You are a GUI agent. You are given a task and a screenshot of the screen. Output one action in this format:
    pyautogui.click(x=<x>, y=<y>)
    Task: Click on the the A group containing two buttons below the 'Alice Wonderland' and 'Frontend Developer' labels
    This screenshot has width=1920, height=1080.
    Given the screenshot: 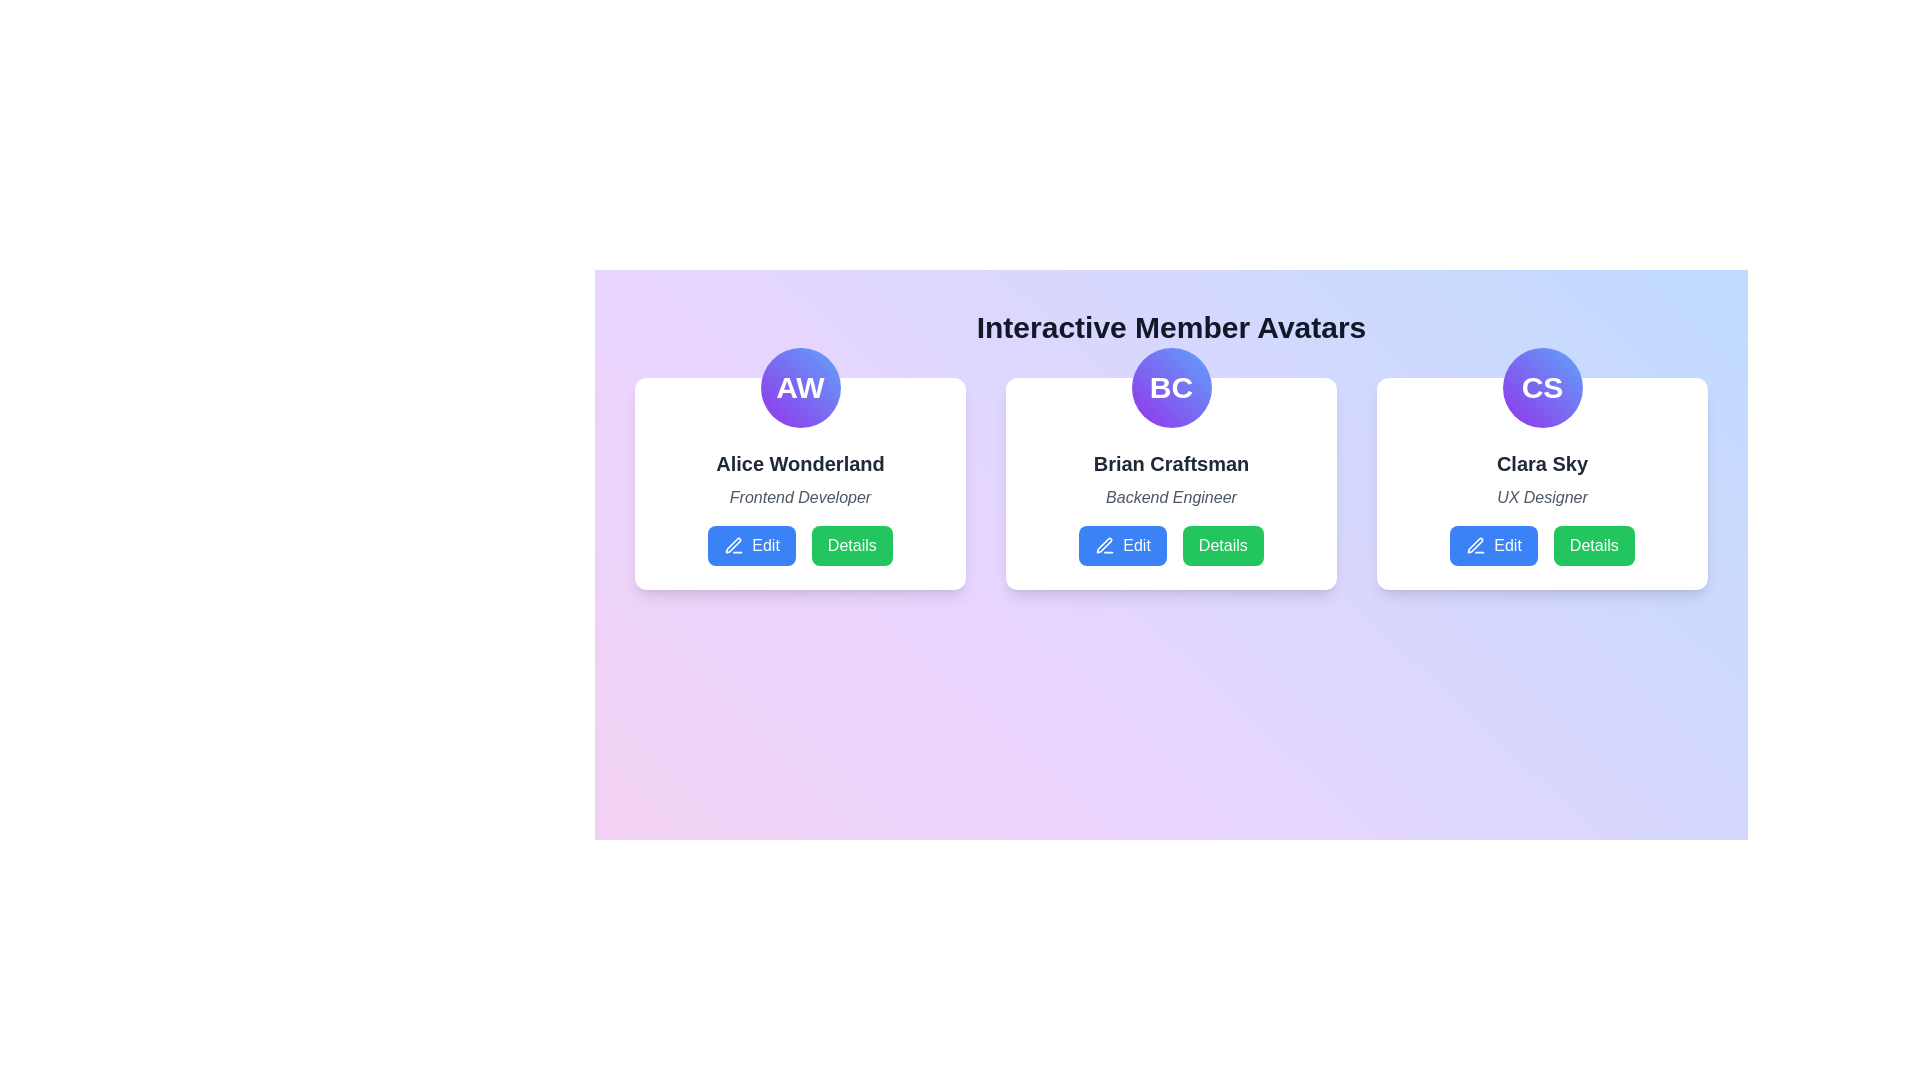 What is the action you would take?
    pyautogui.click(x=800, y=546)
    